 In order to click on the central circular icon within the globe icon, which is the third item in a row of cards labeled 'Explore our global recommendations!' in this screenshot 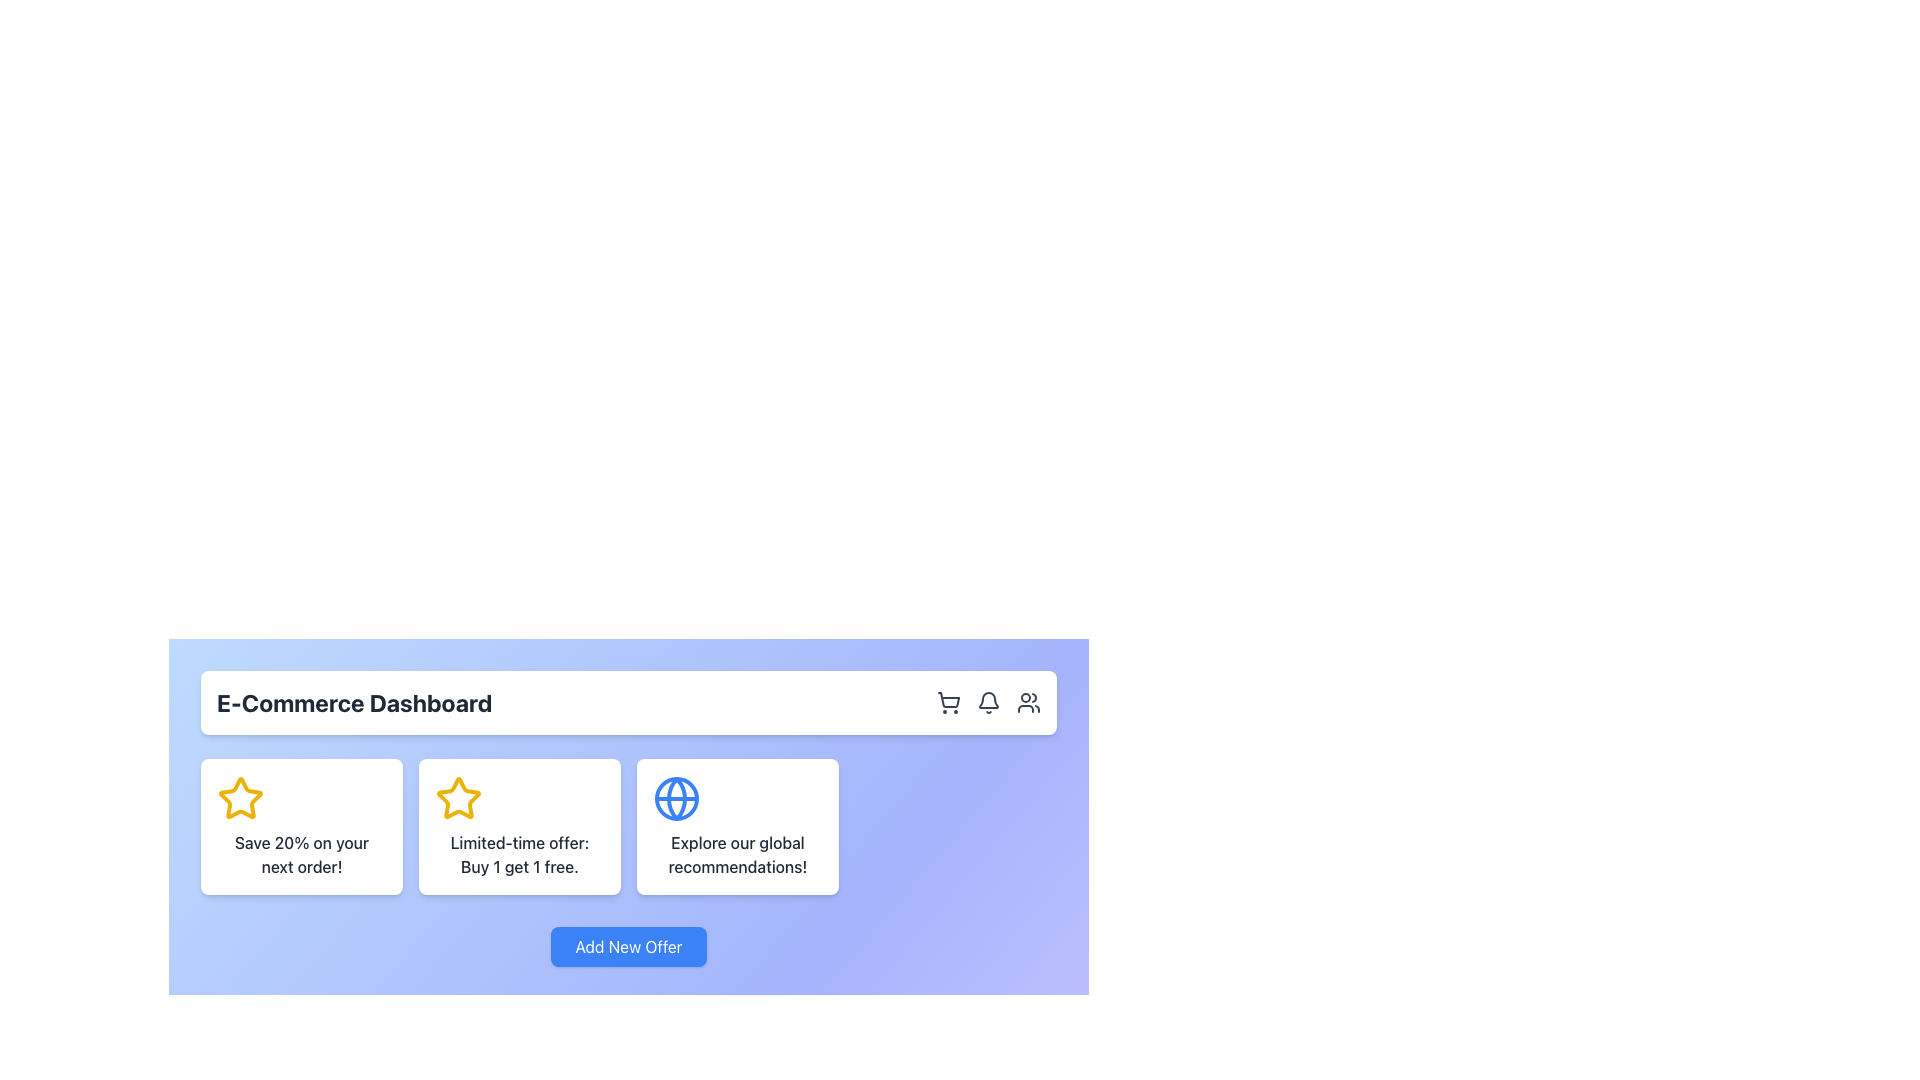, I will do `click(676, 797)`.